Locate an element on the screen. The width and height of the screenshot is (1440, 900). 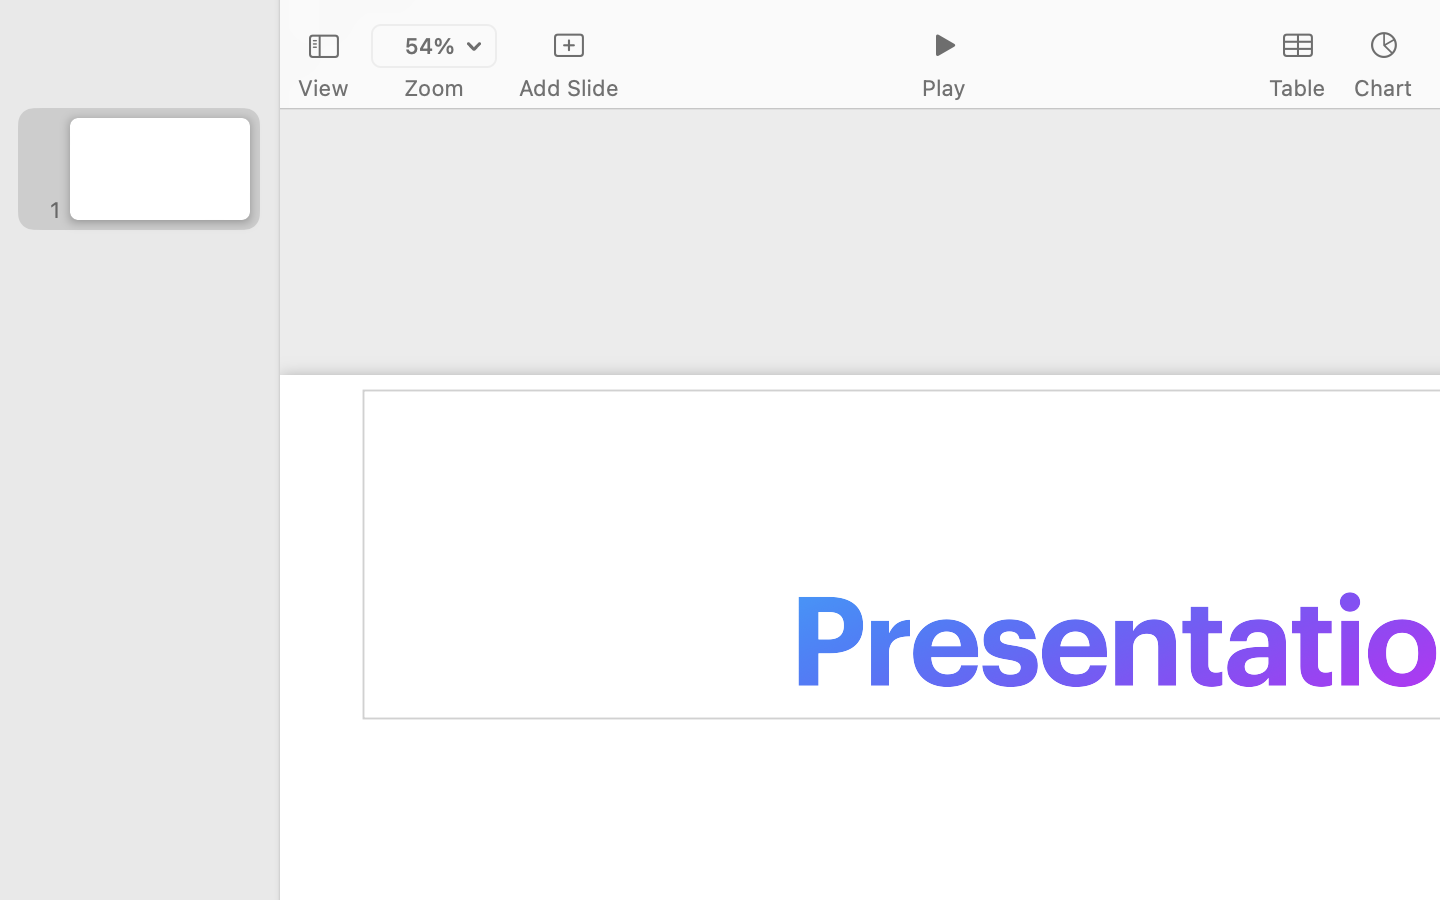
'Zoom' is located at coordinates (434, 87).